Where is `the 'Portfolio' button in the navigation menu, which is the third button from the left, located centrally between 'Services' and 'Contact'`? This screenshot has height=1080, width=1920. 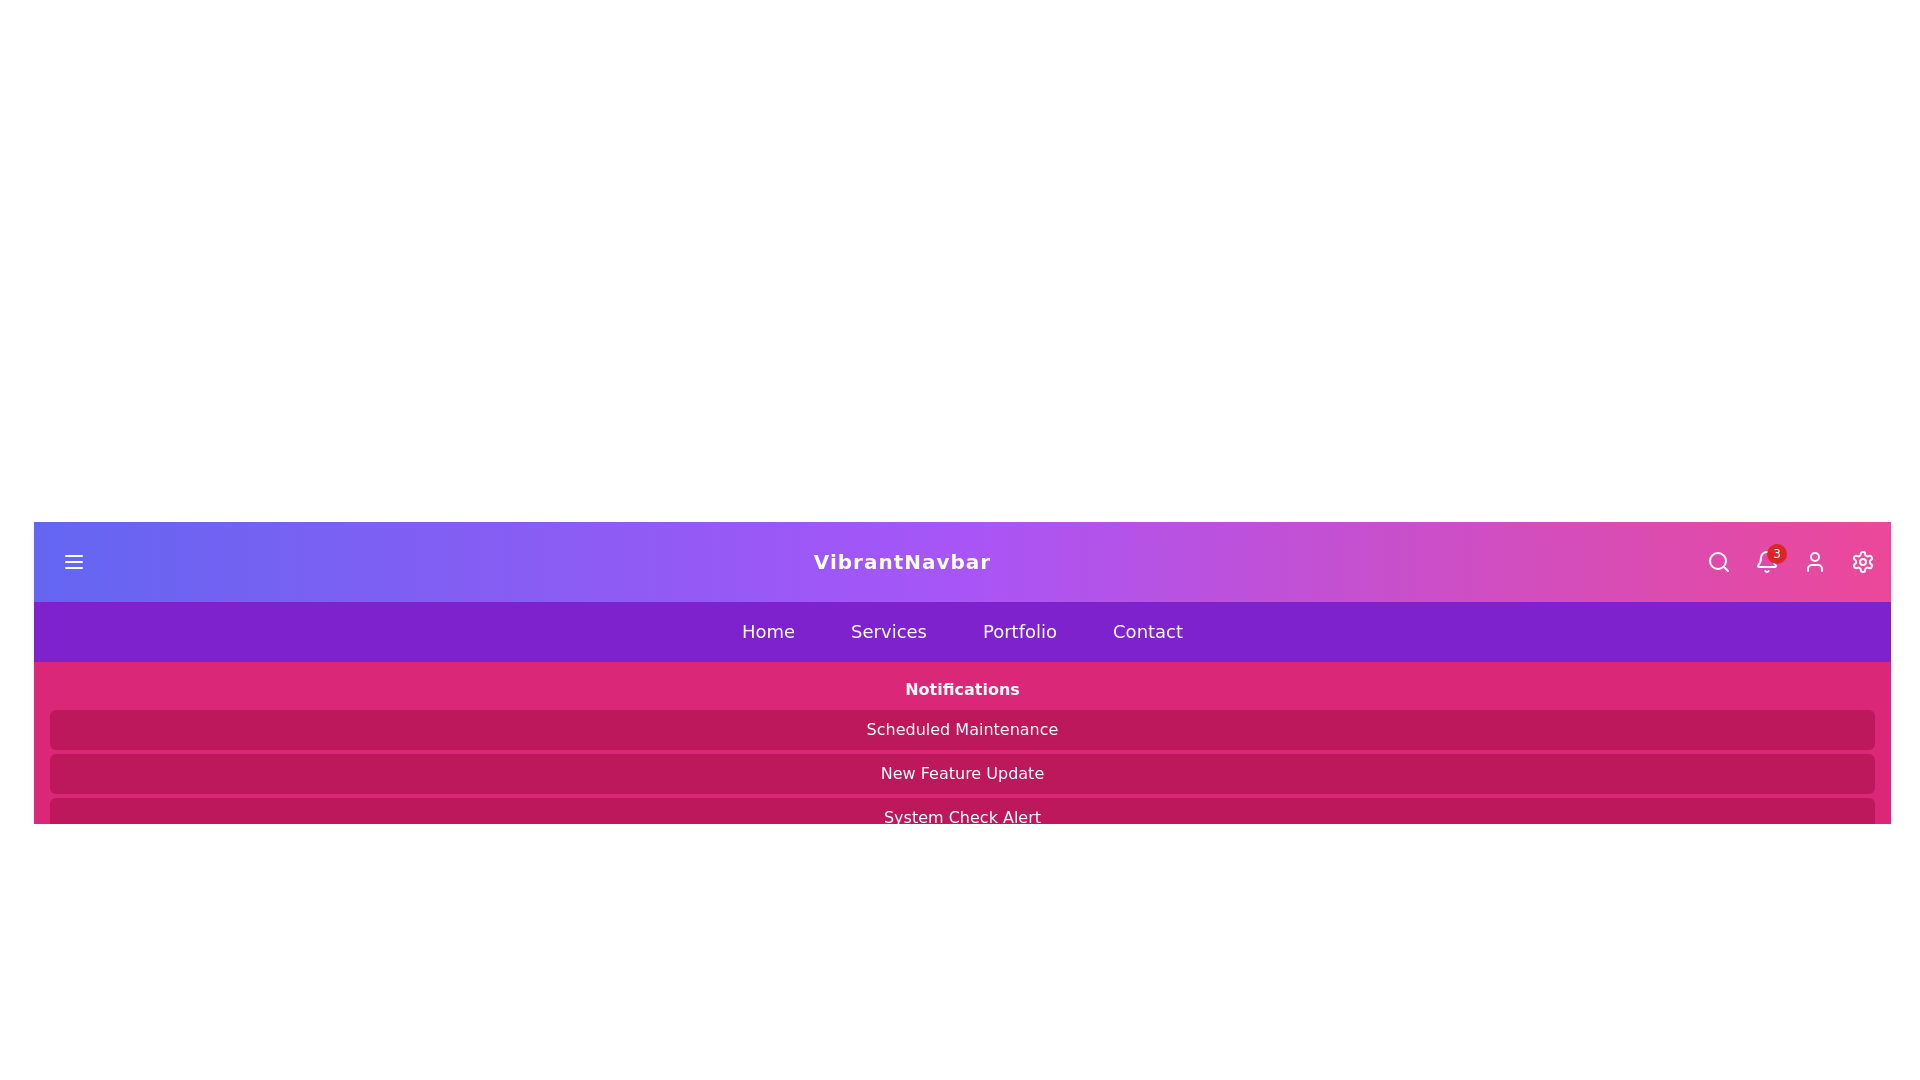 the 'Portfolio' button in the navigation menu, which is the third button from the left, located centrally between 'Services' and 'Contact' is located at coordinates (1020, 632).